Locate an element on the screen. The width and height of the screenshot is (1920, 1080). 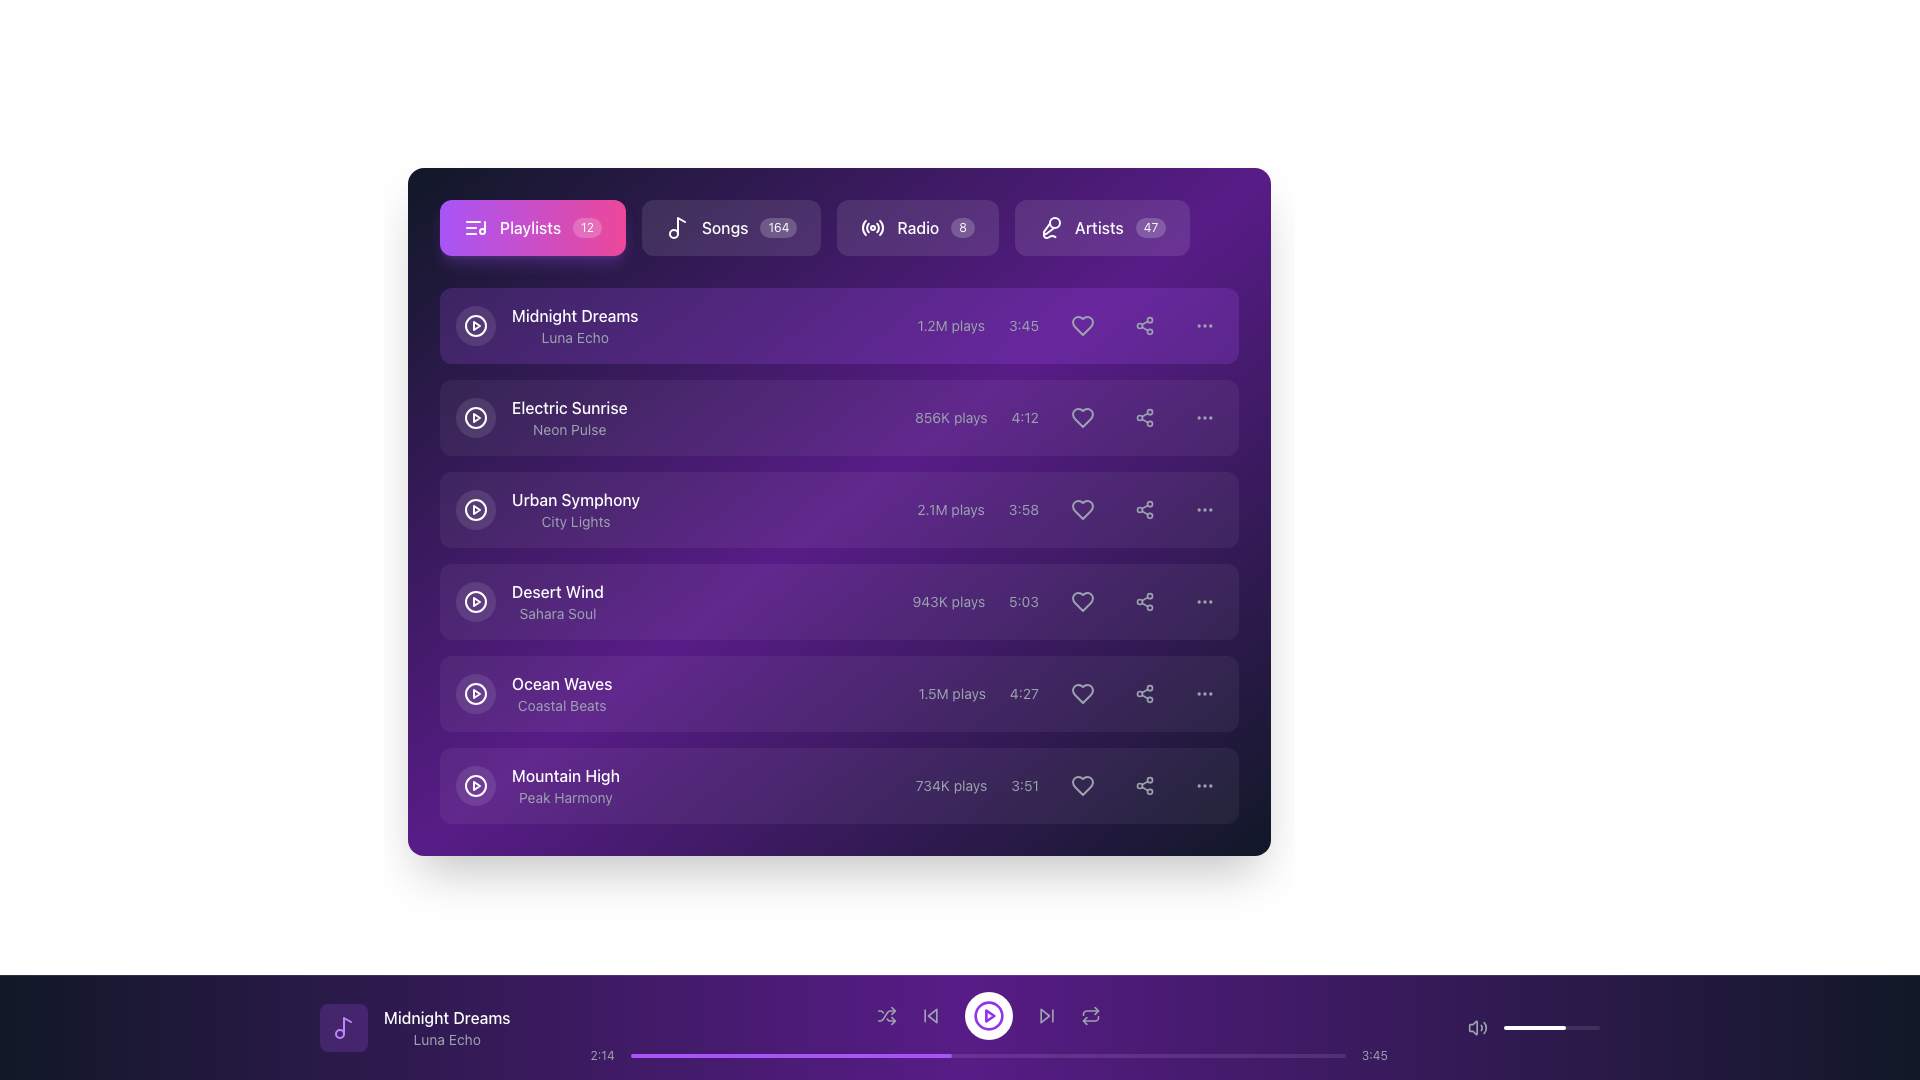
the play button for the 'Ocean Waves' track, which is is located at coordinates (474, 693).